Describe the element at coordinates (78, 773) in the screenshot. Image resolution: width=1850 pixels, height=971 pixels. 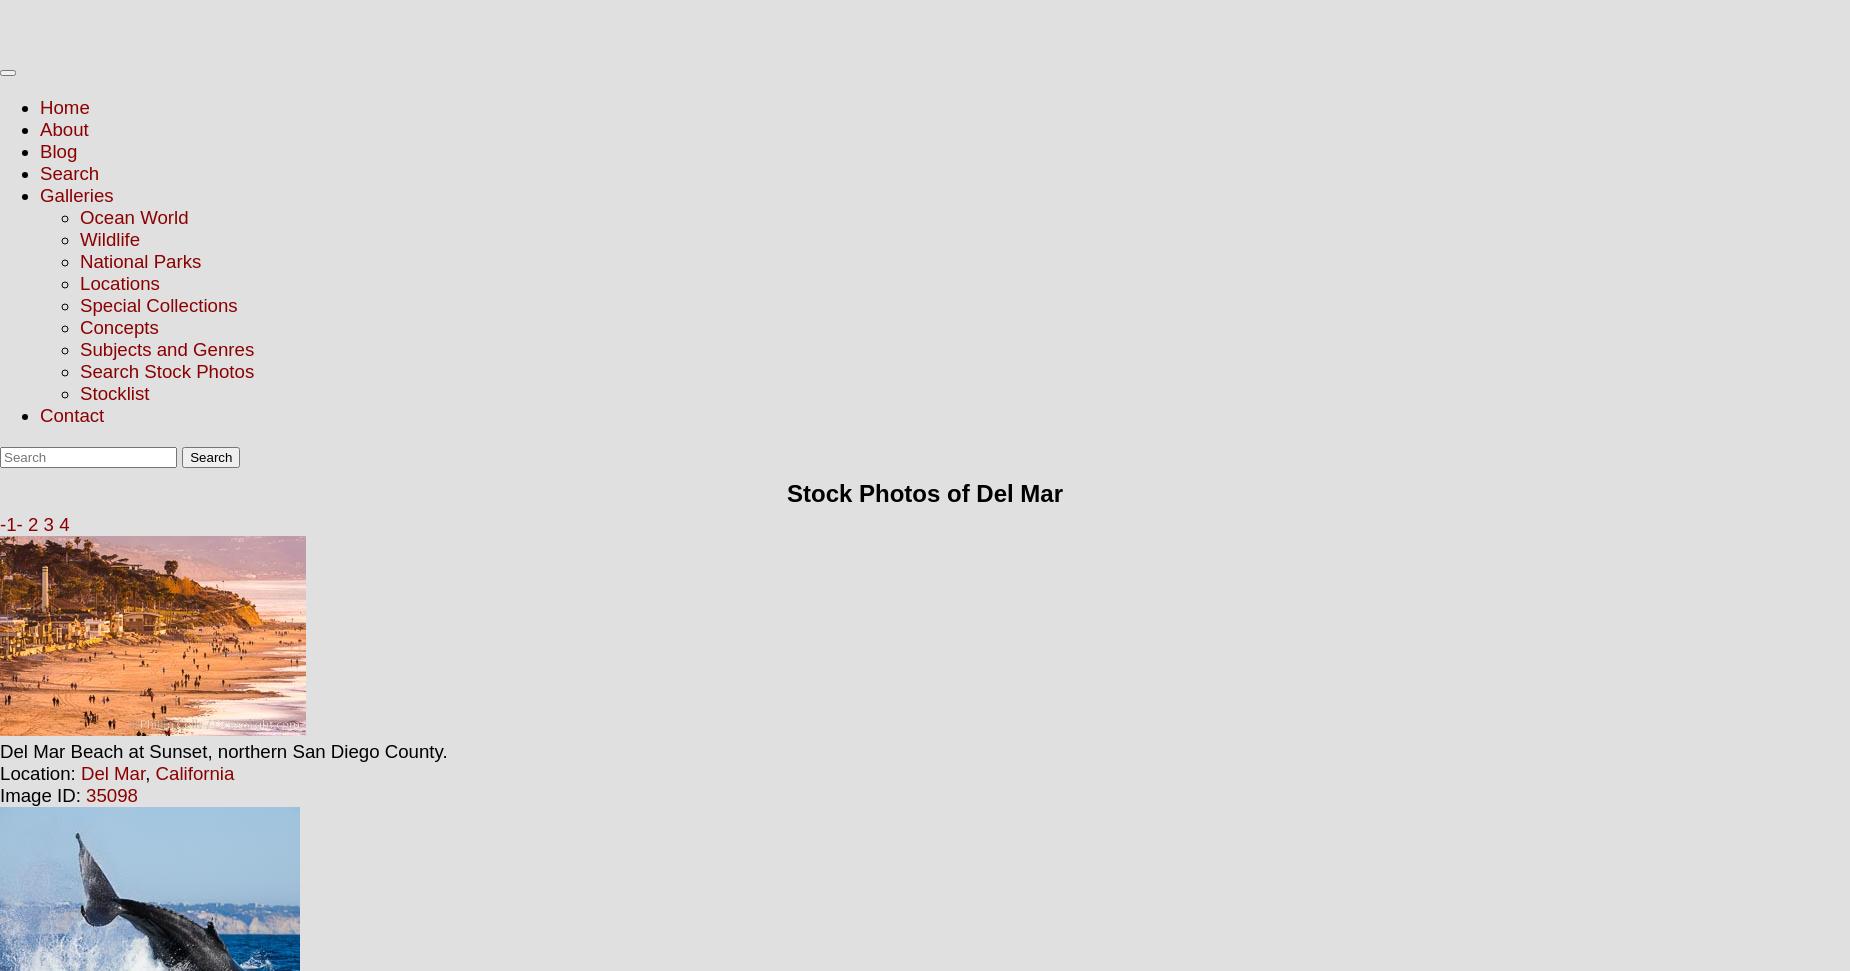
I see `'Del Mar'` at that location.